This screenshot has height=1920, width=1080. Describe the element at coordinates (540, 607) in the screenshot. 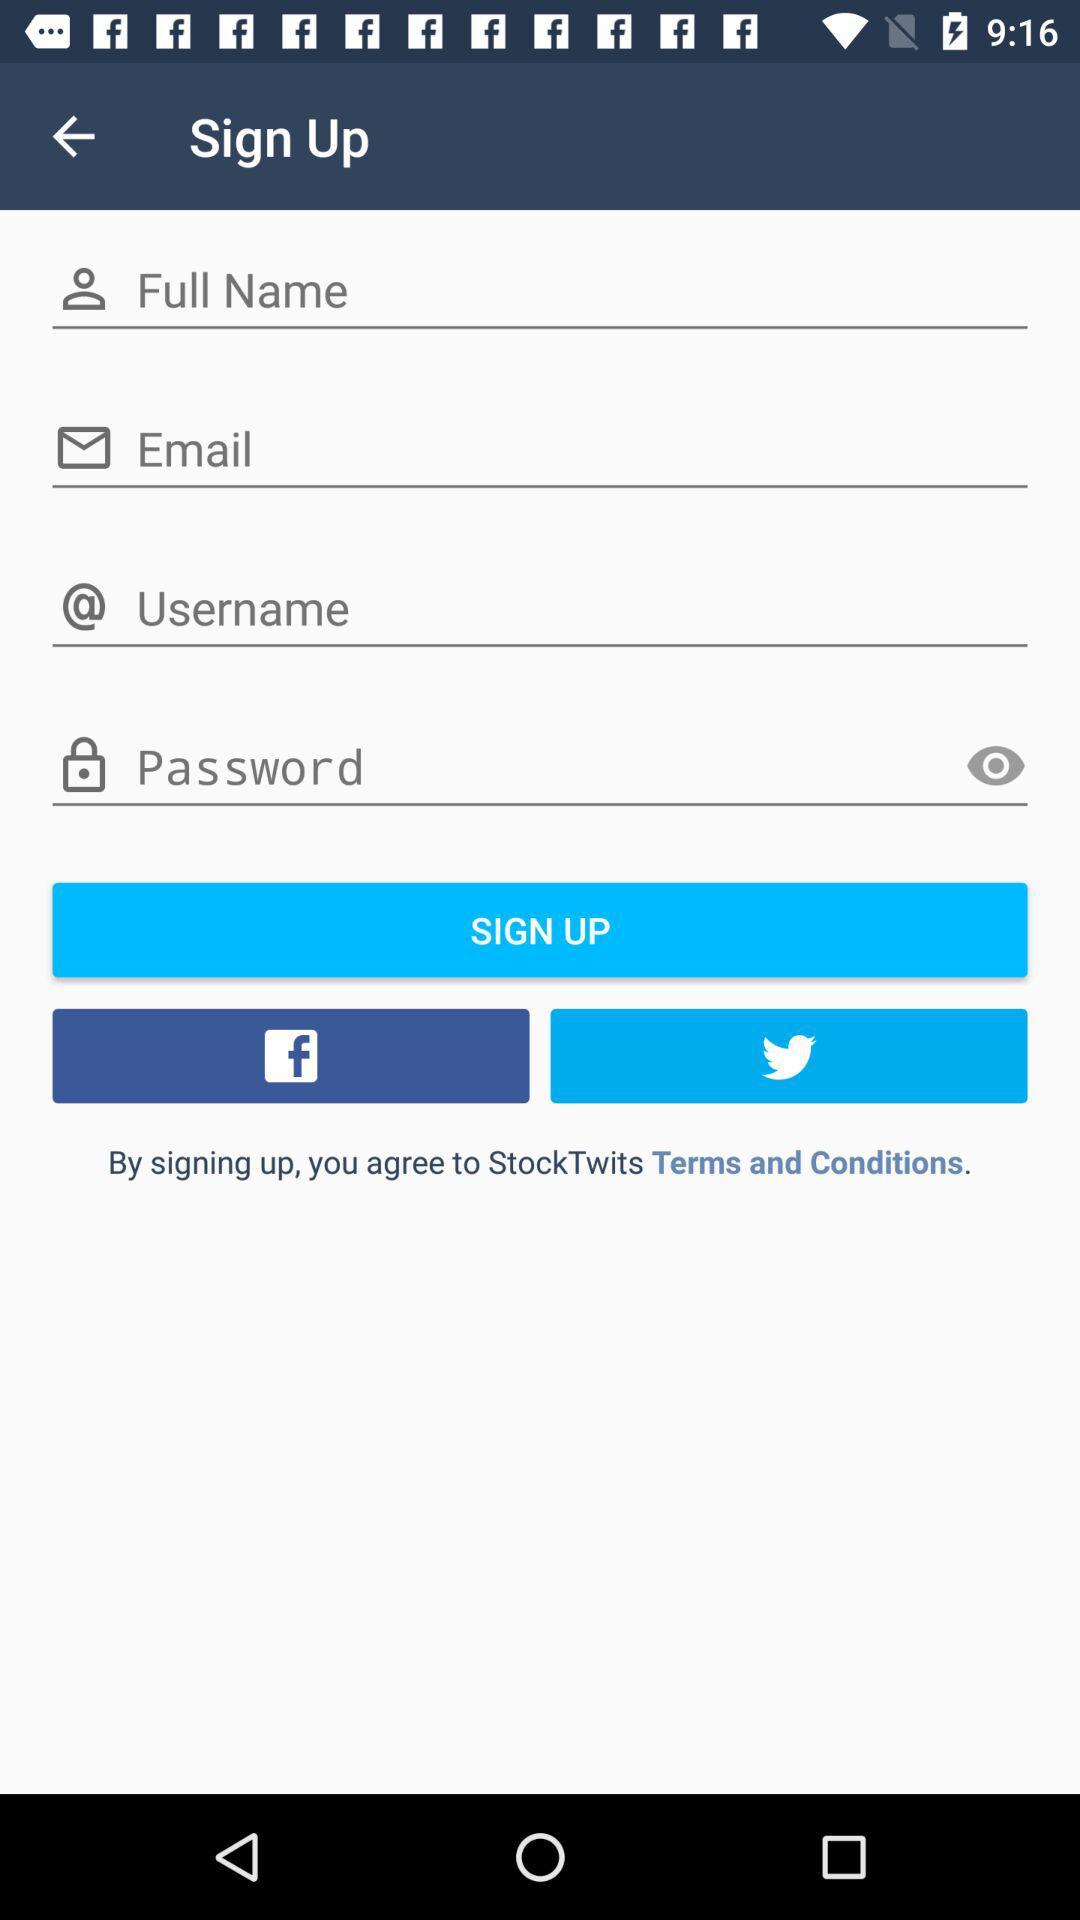

I see `3rd text field on the page` at that location.